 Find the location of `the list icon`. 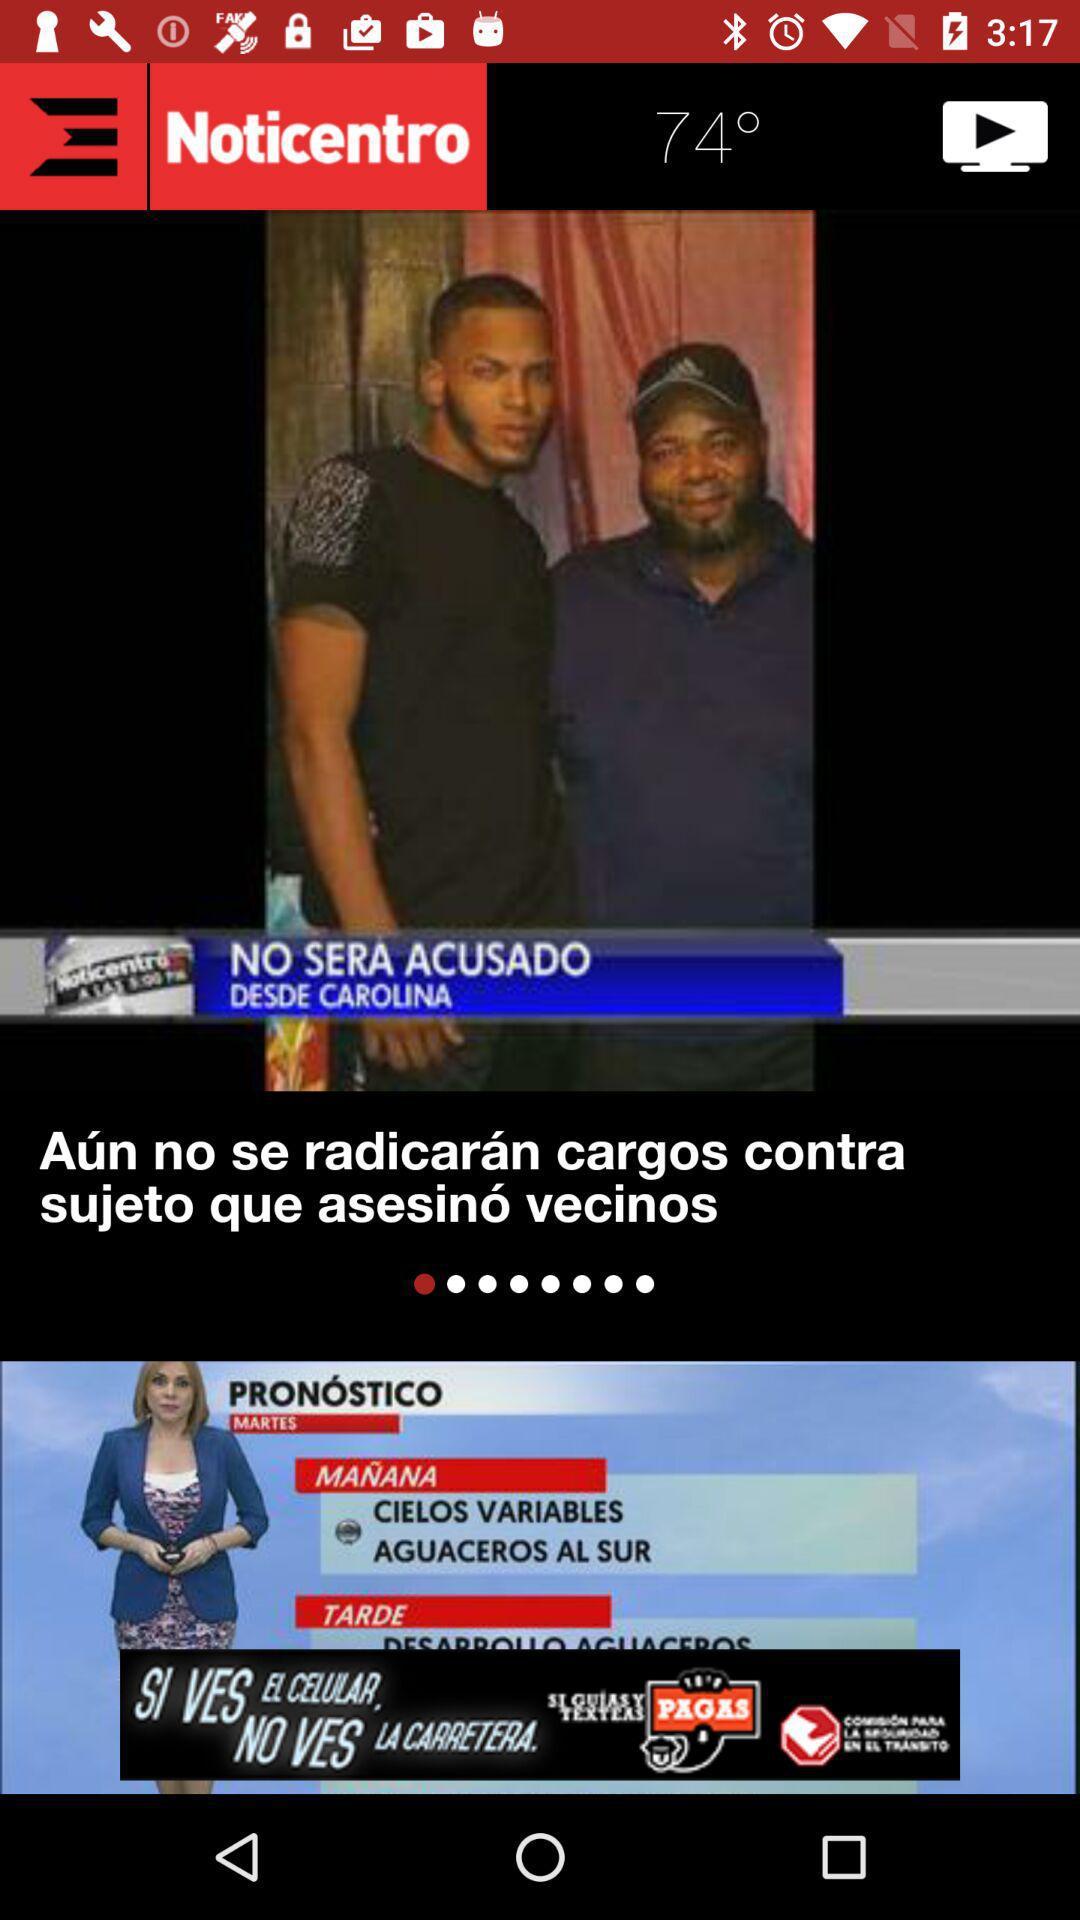

the list icon is located at coordinates (72, 135).